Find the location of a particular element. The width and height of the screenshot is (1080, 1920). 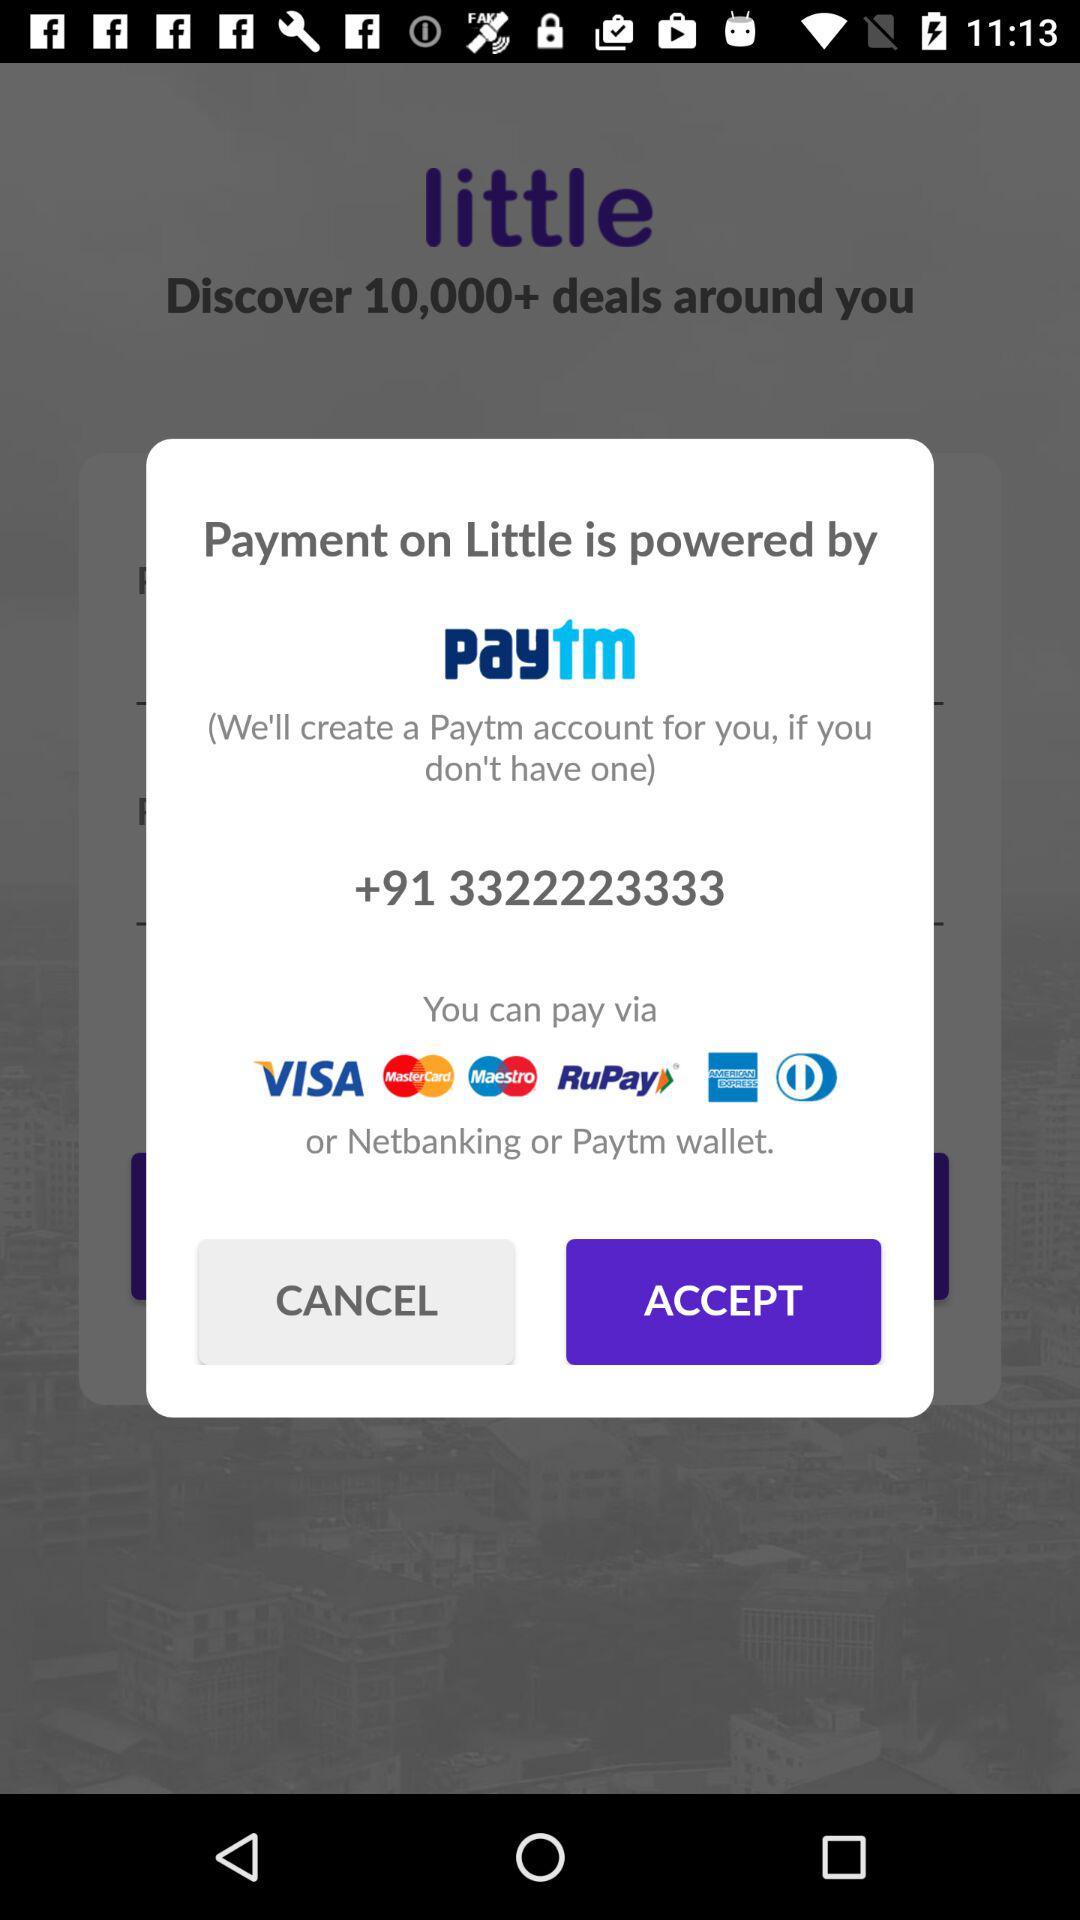

the button to the right of the cancel is located at coordinates (723, 1301).